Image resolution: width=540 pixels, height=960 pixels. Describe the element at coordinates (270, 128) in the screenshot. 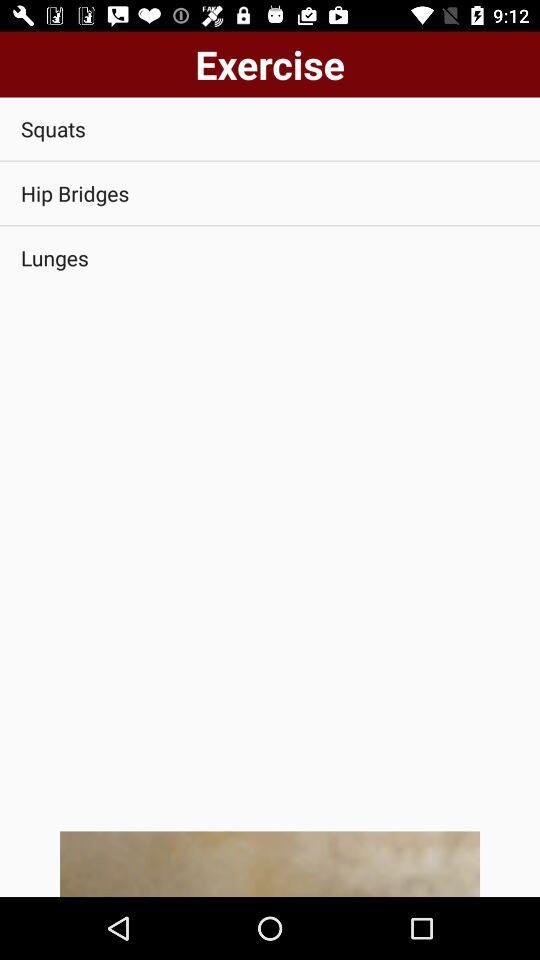

I see `squats` at that location.